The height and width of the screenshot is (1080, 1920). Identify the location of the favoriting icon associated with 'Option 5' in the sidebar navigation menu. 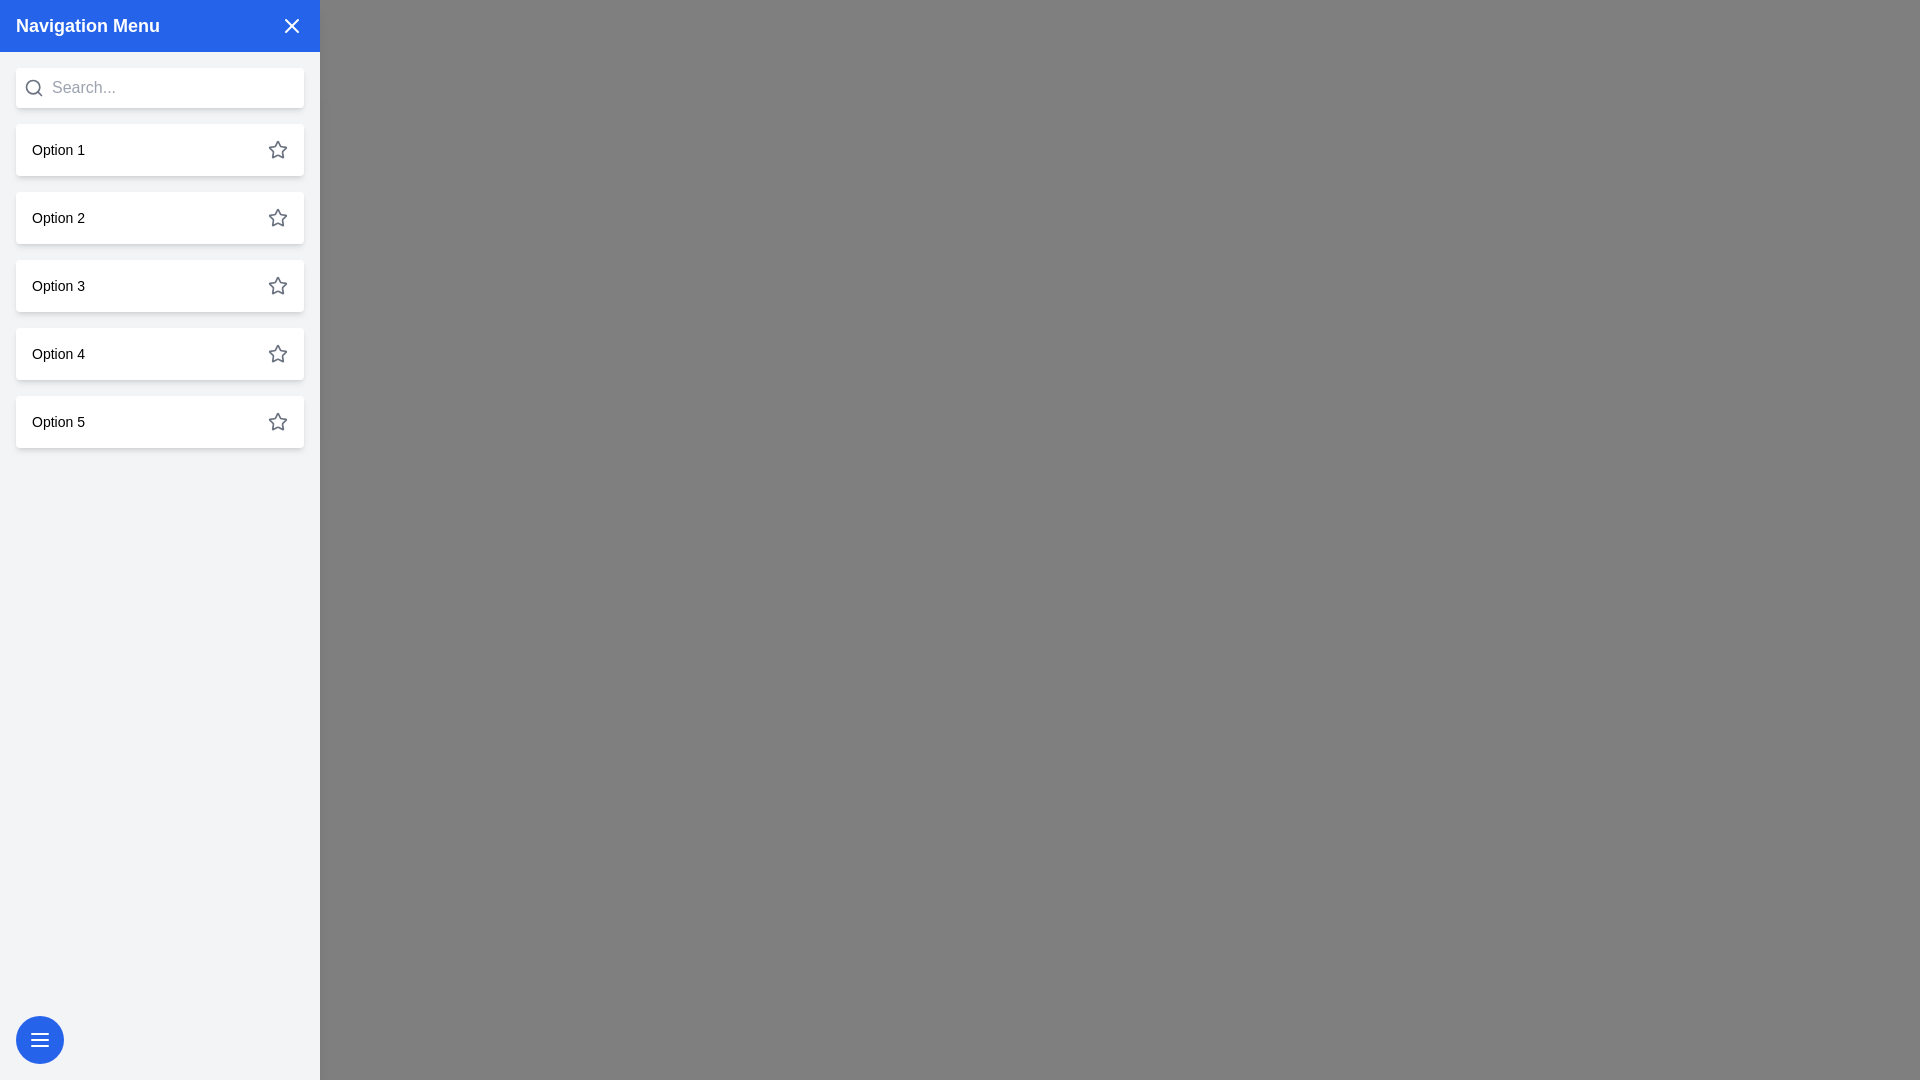
(277, 420).